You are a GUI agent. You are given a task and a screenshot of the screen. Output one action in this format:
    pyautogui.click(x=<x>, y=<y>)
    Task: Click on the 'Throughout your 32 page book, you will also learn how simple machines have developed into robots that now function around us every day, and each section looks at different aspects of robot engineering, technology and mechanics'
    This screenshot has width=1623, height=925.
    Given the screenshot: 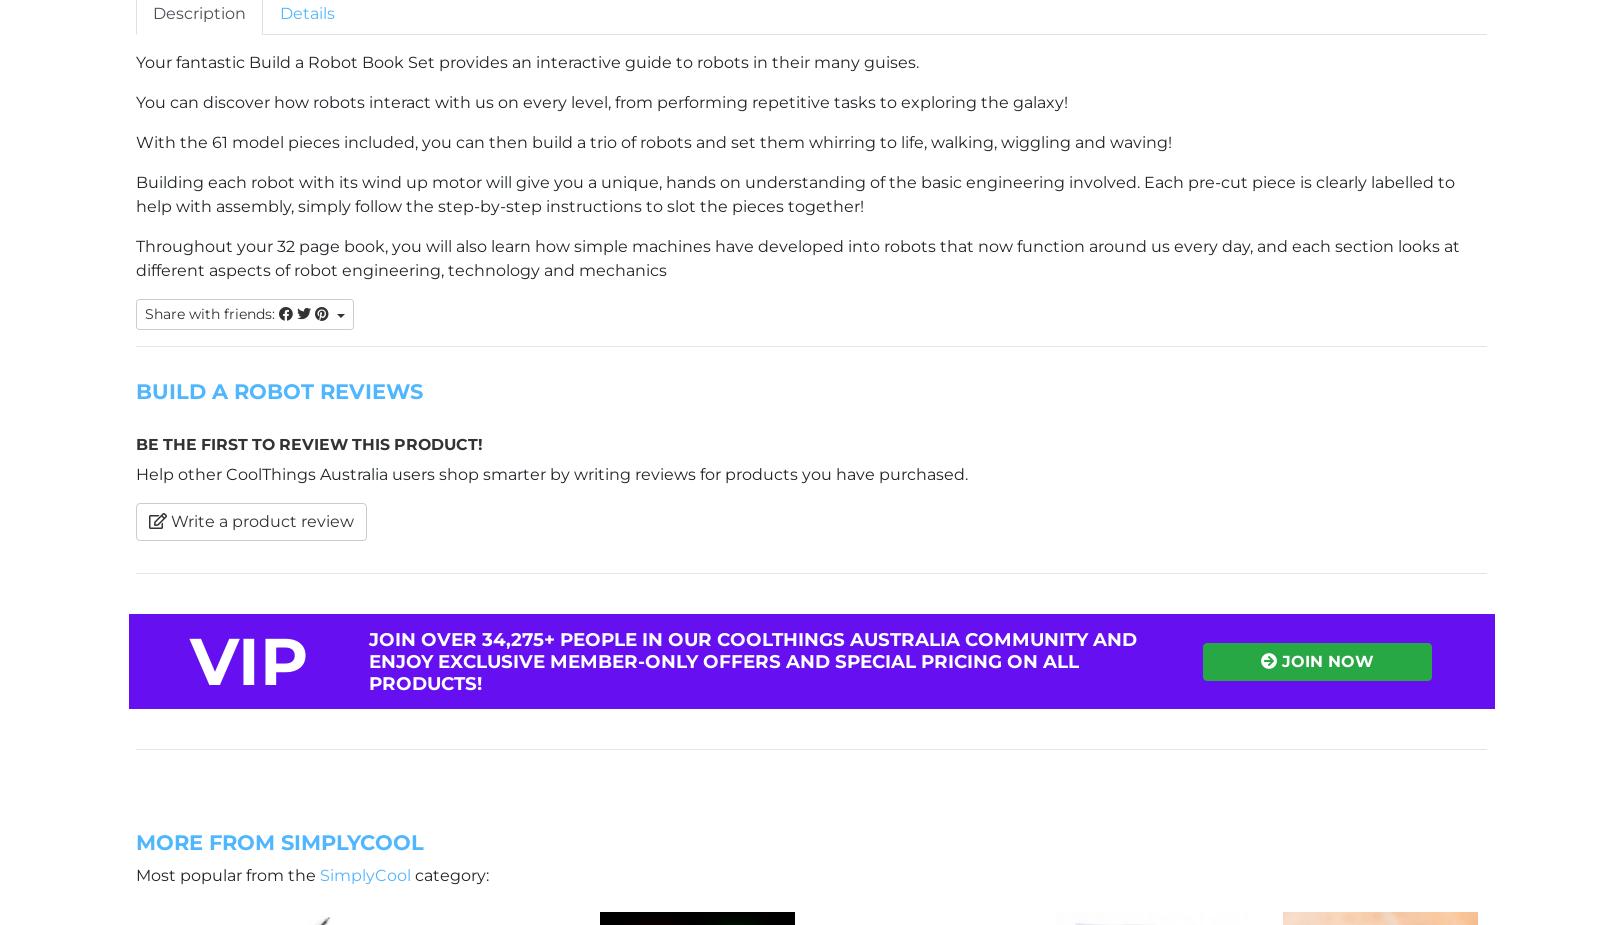 What is the action you would take?
    pyautogui.click(x=798, y=257)
    